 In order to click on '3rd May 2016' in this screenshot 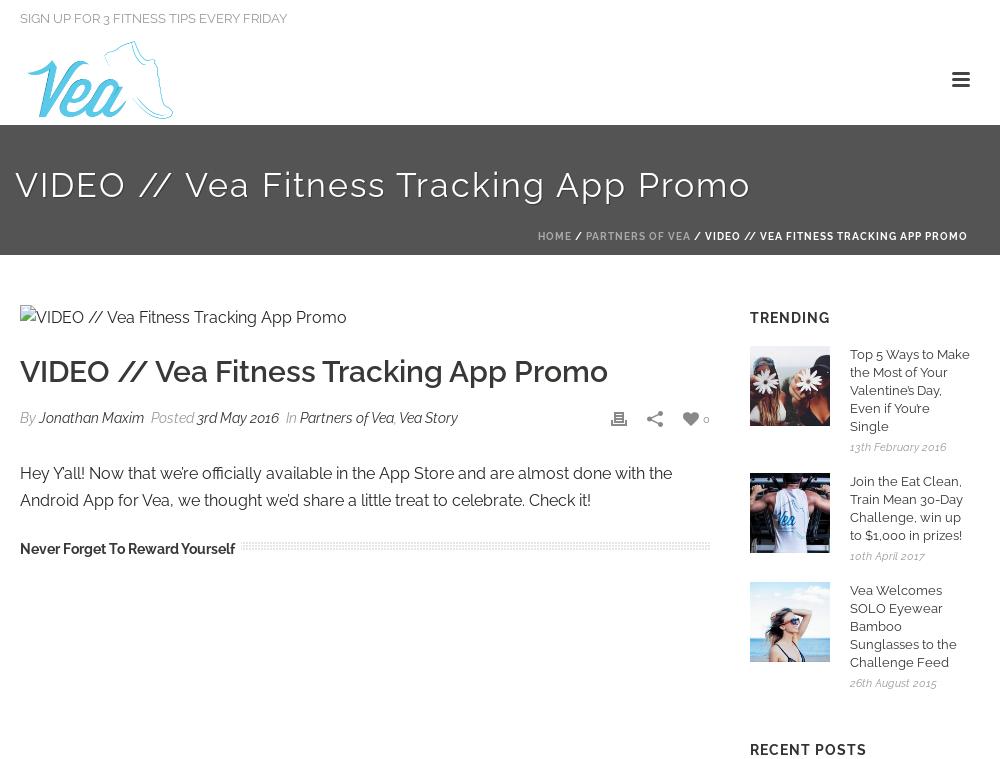, I will do `click(237, 416)`.